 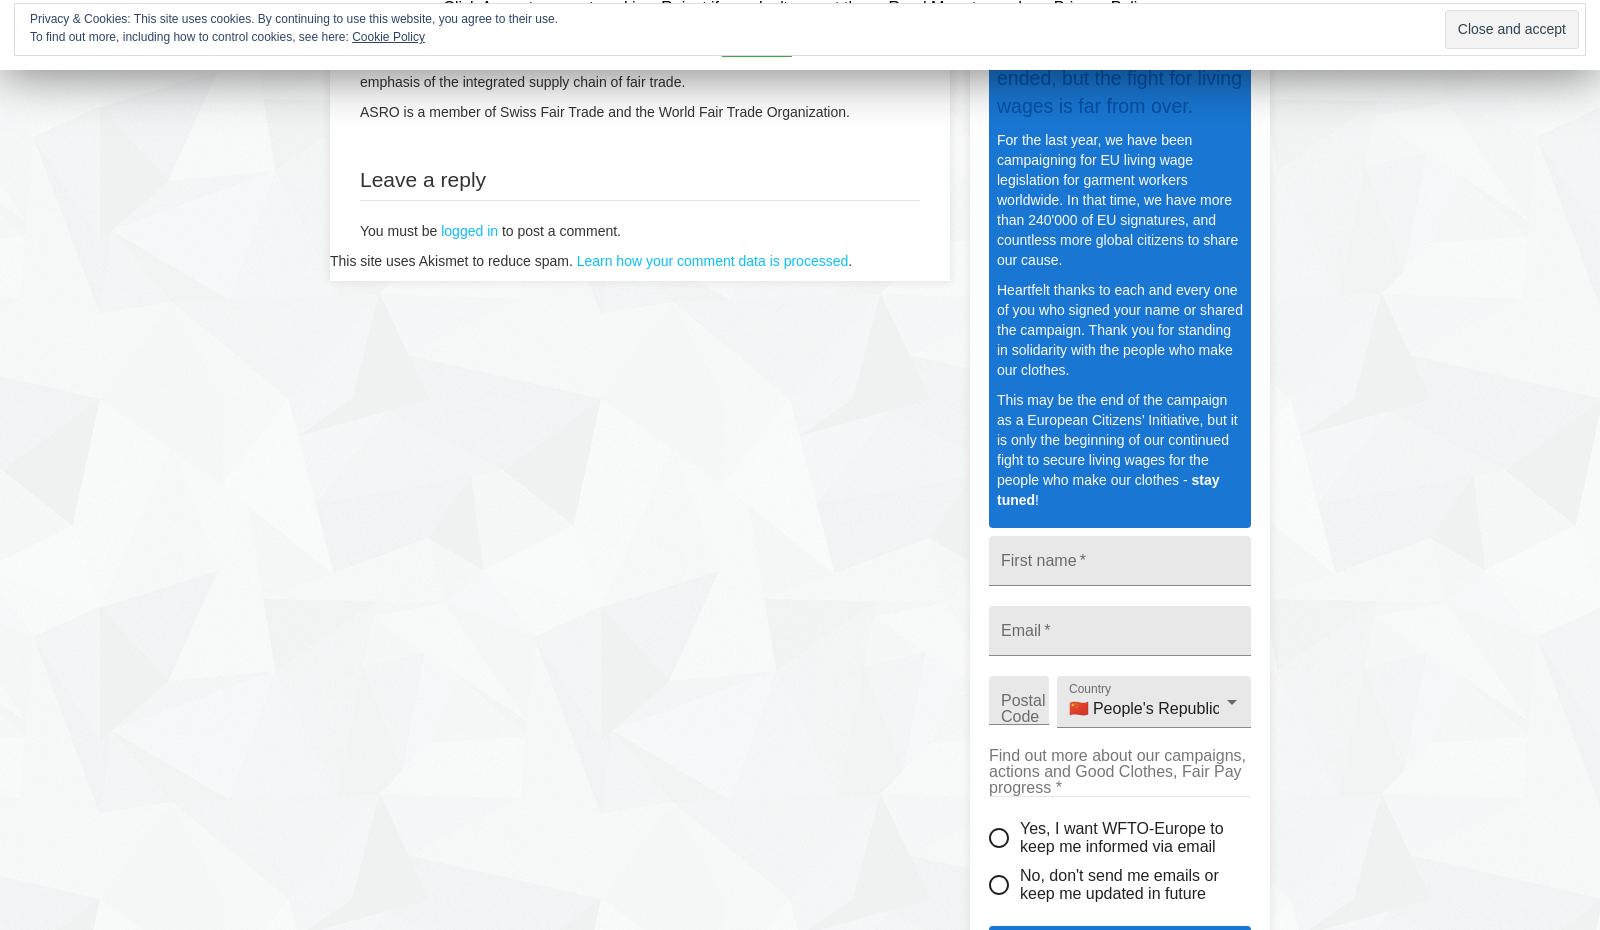 What do you see at coordinates (1119, 883) in the screenshot?
I see `'No, don't send me emails or keep me updated in future'` at bounding box center [1119, 883].